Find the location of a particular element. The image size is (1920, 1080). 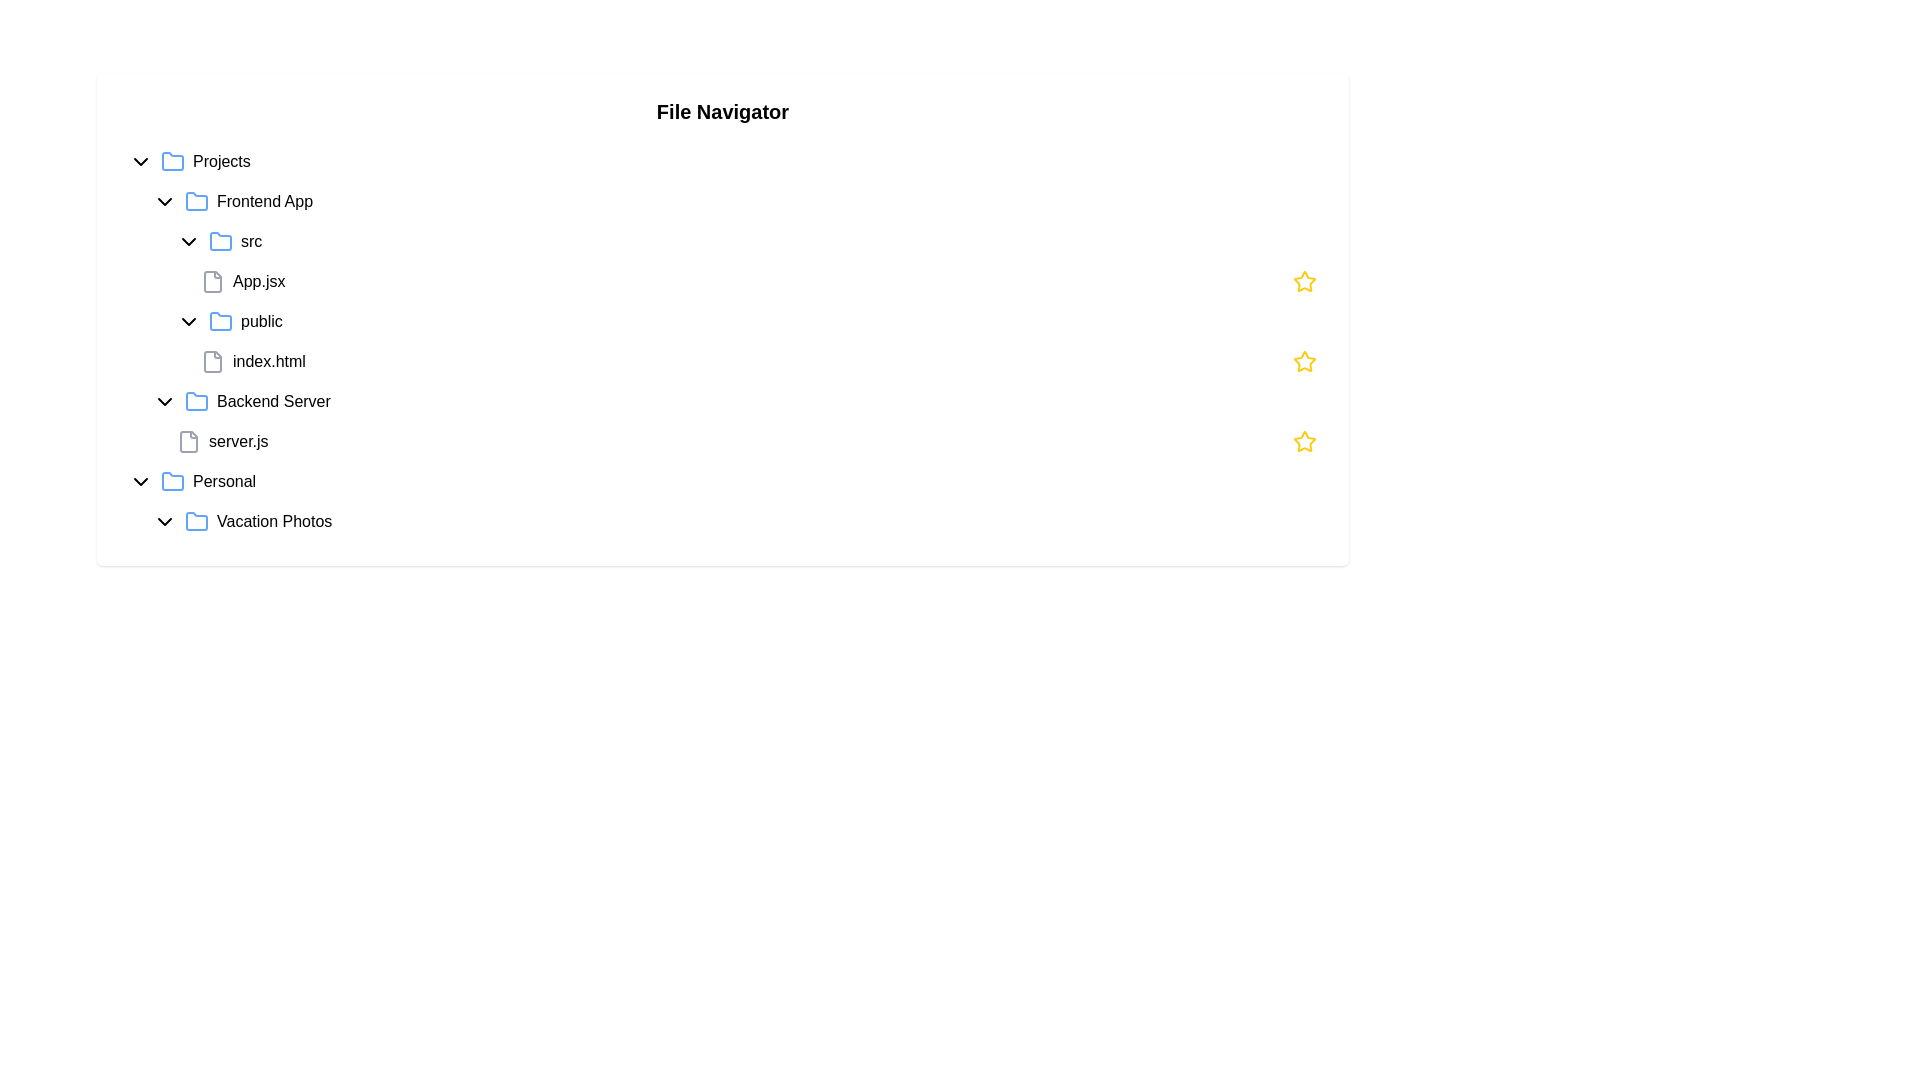

the 'src' folder icon in the hierarchical file navigator, which is located under the 'Frontend App' within 'Projects', positioned to the left of the text label 'src' is located at coordinates (220, 240).